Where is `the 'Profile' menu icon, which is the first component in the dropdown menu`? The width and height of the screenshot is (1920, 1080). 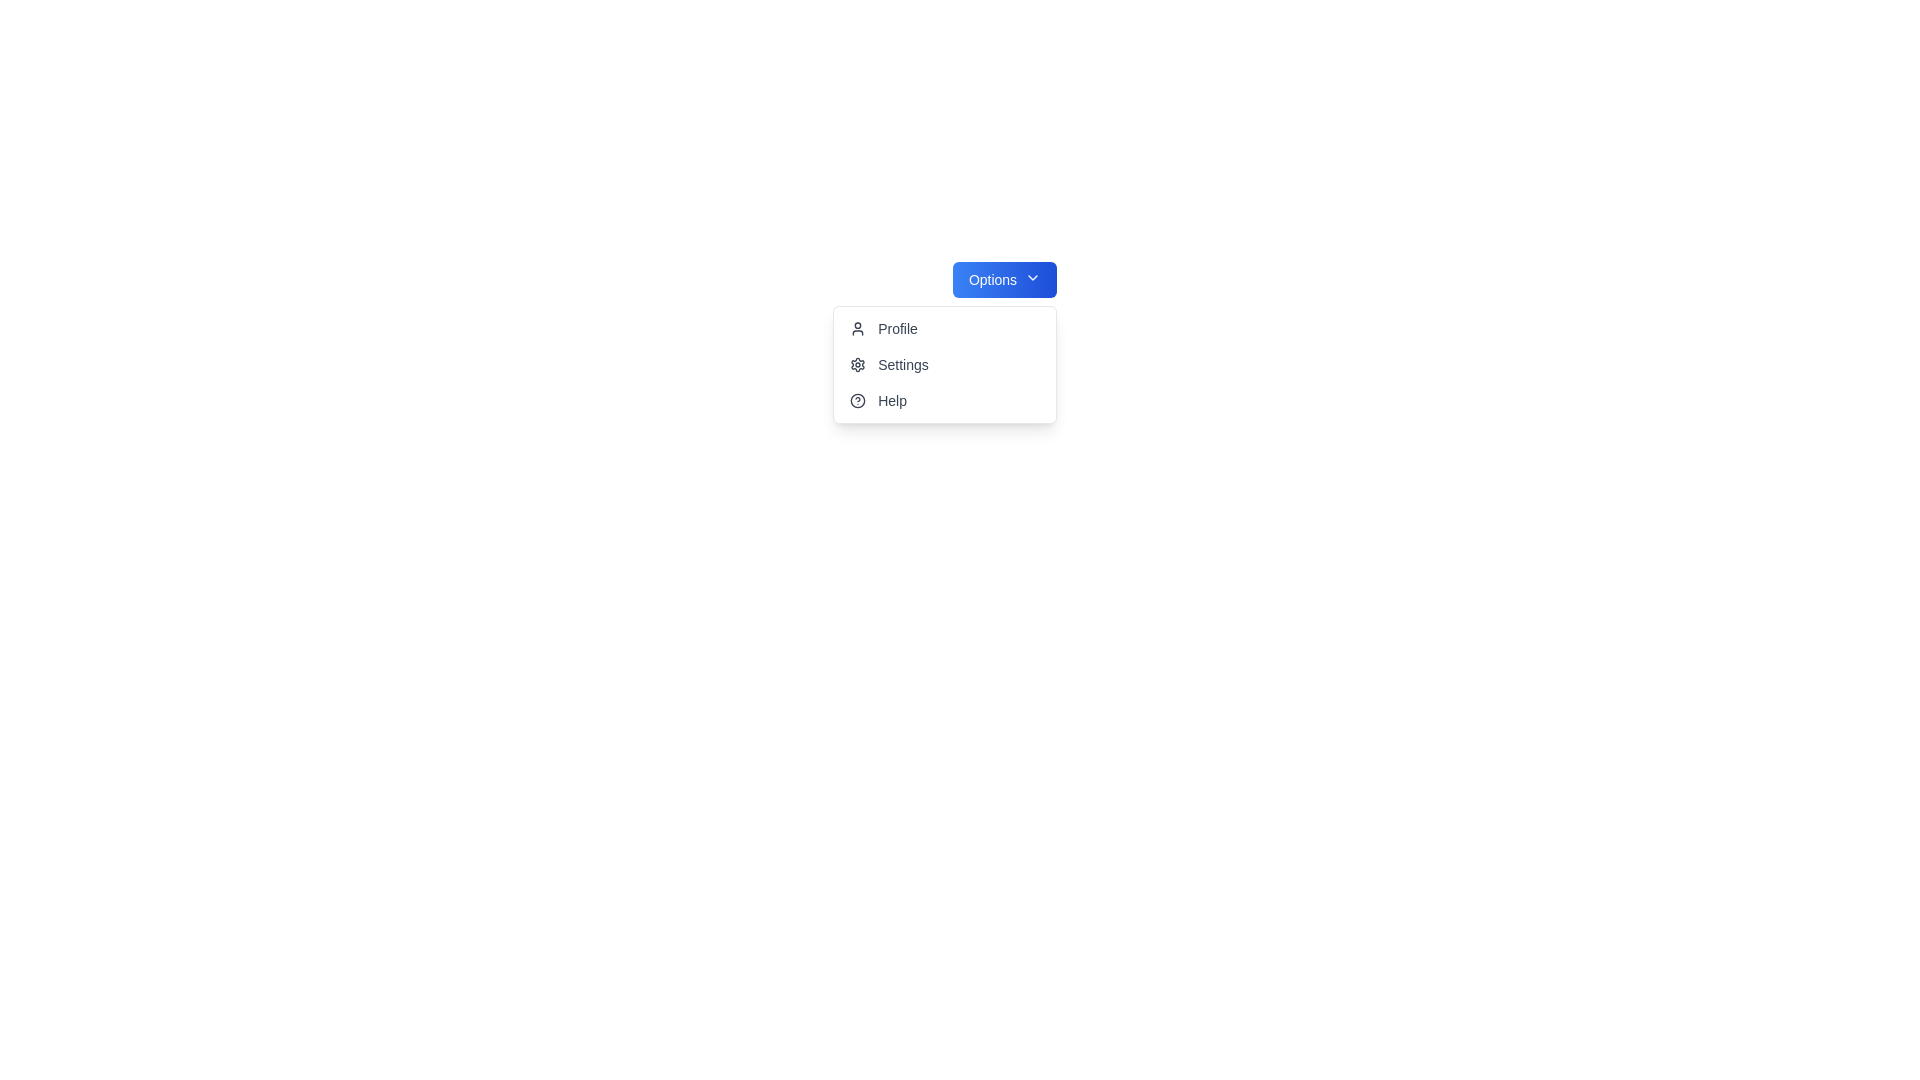
the 'Profile' menu icon, which is the first component in the dropdown menu is located at coordinates (858, 327).